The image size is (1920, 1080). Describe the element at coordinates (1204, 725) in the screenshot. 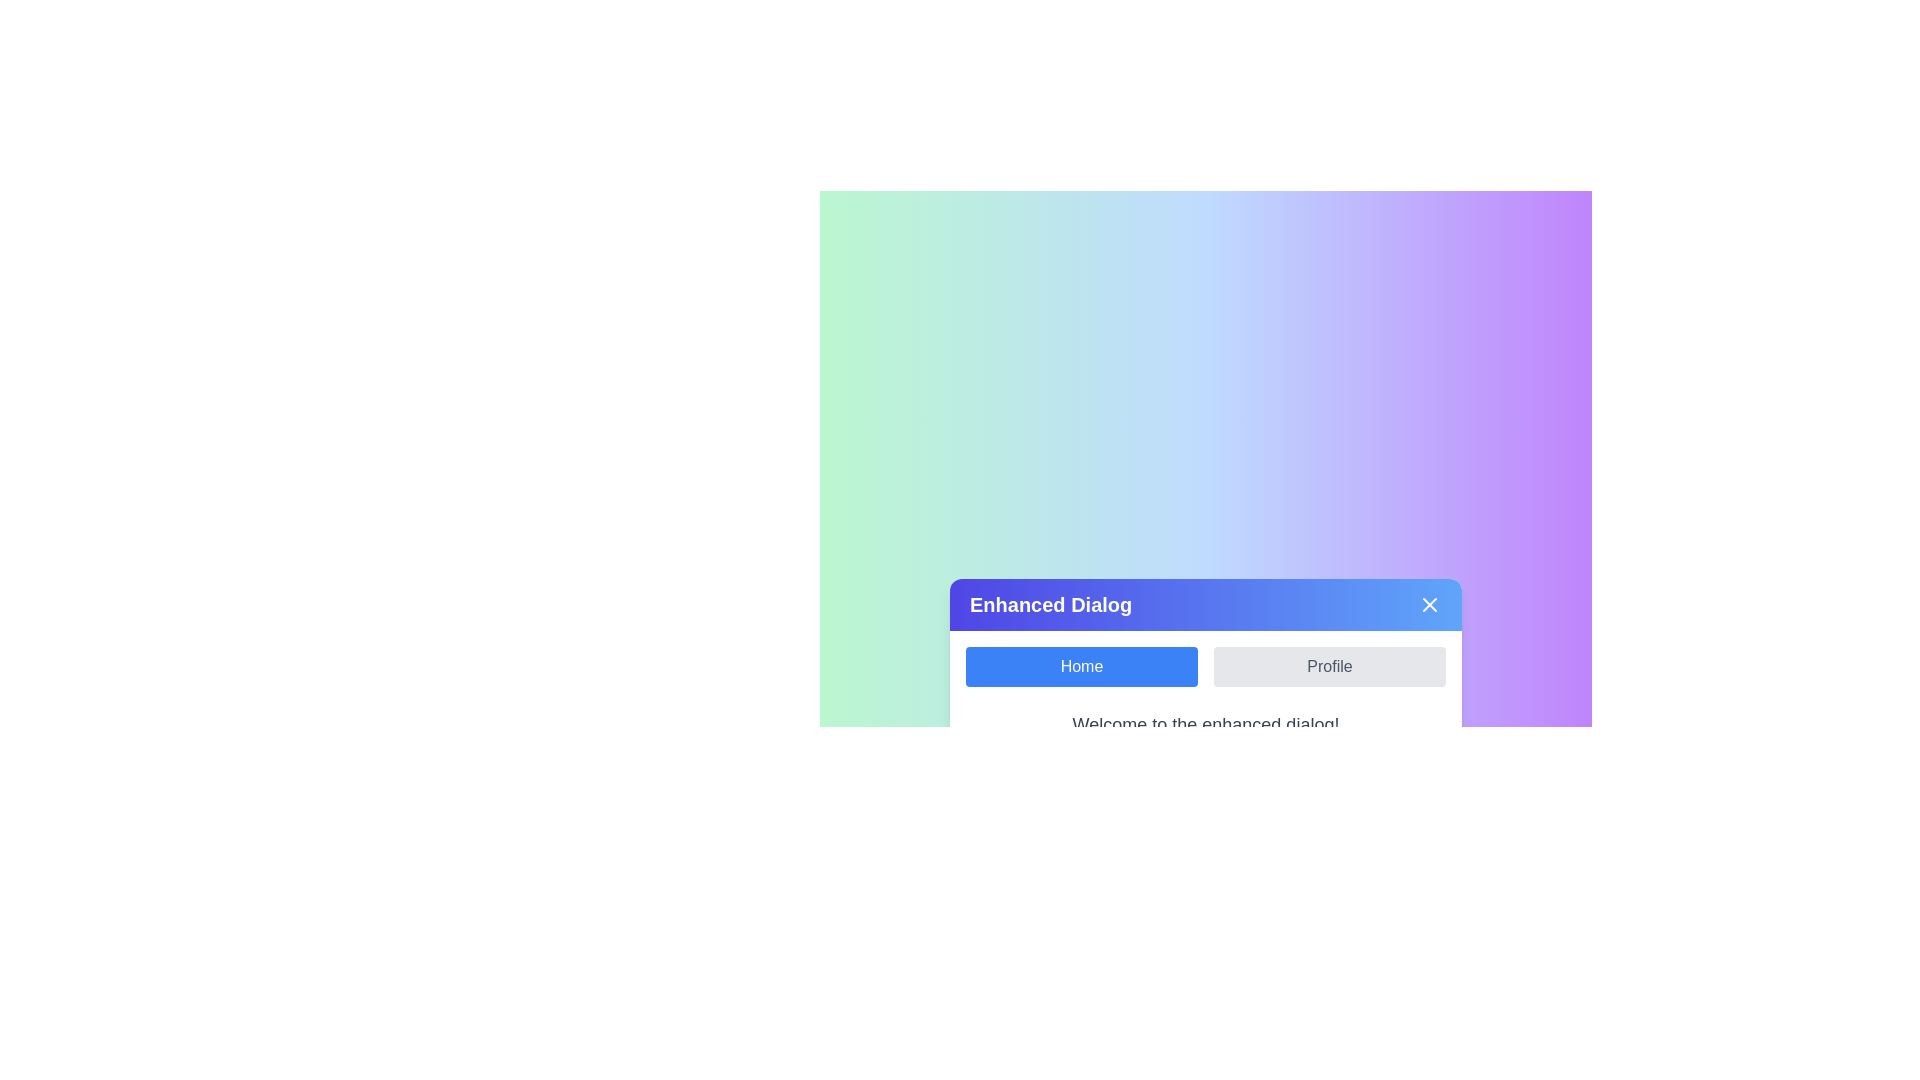

I see `the text label displaying 'Welcome to the enhanced dialog!' which is centered below the button bar` at that location.